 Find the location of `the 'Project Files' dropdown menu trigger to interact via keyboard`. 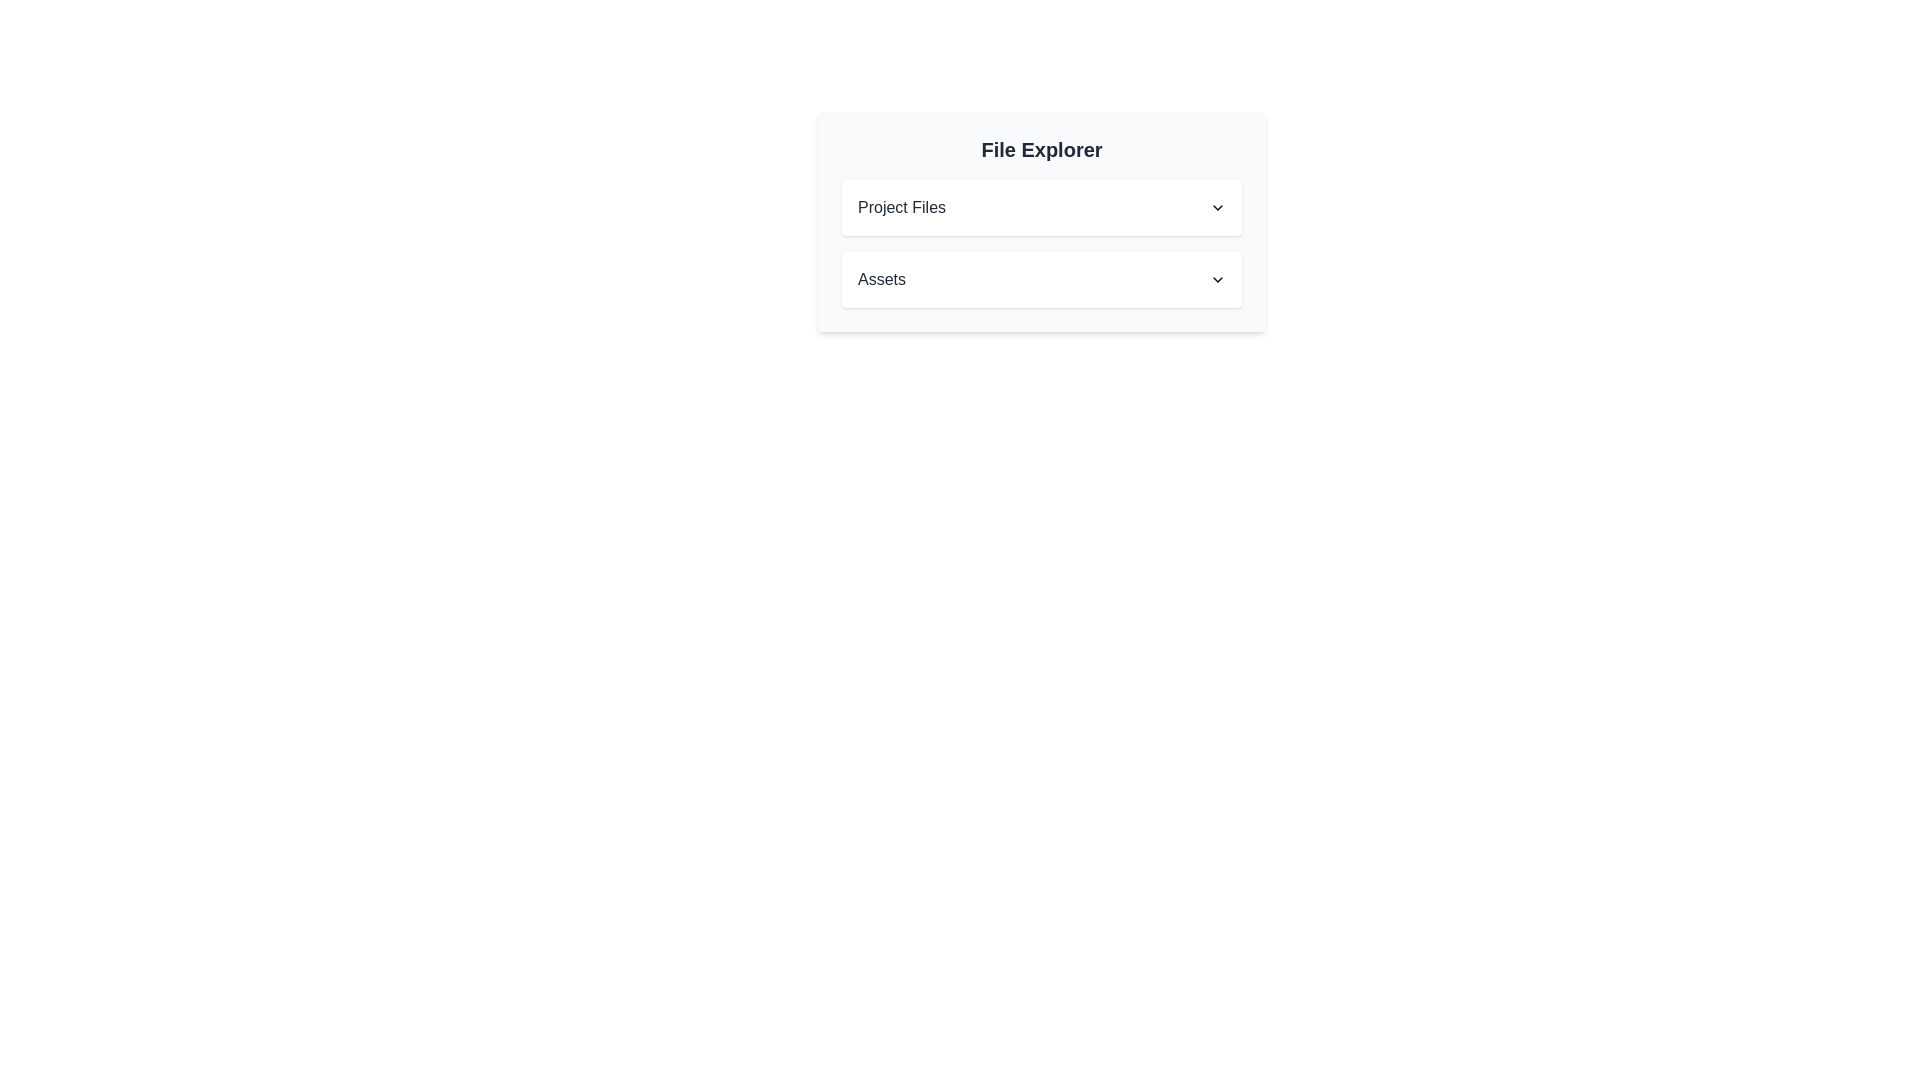

the 'Project Files' dropdown menu trigger to interact via keyboard is located at coordinates (1040, 208).